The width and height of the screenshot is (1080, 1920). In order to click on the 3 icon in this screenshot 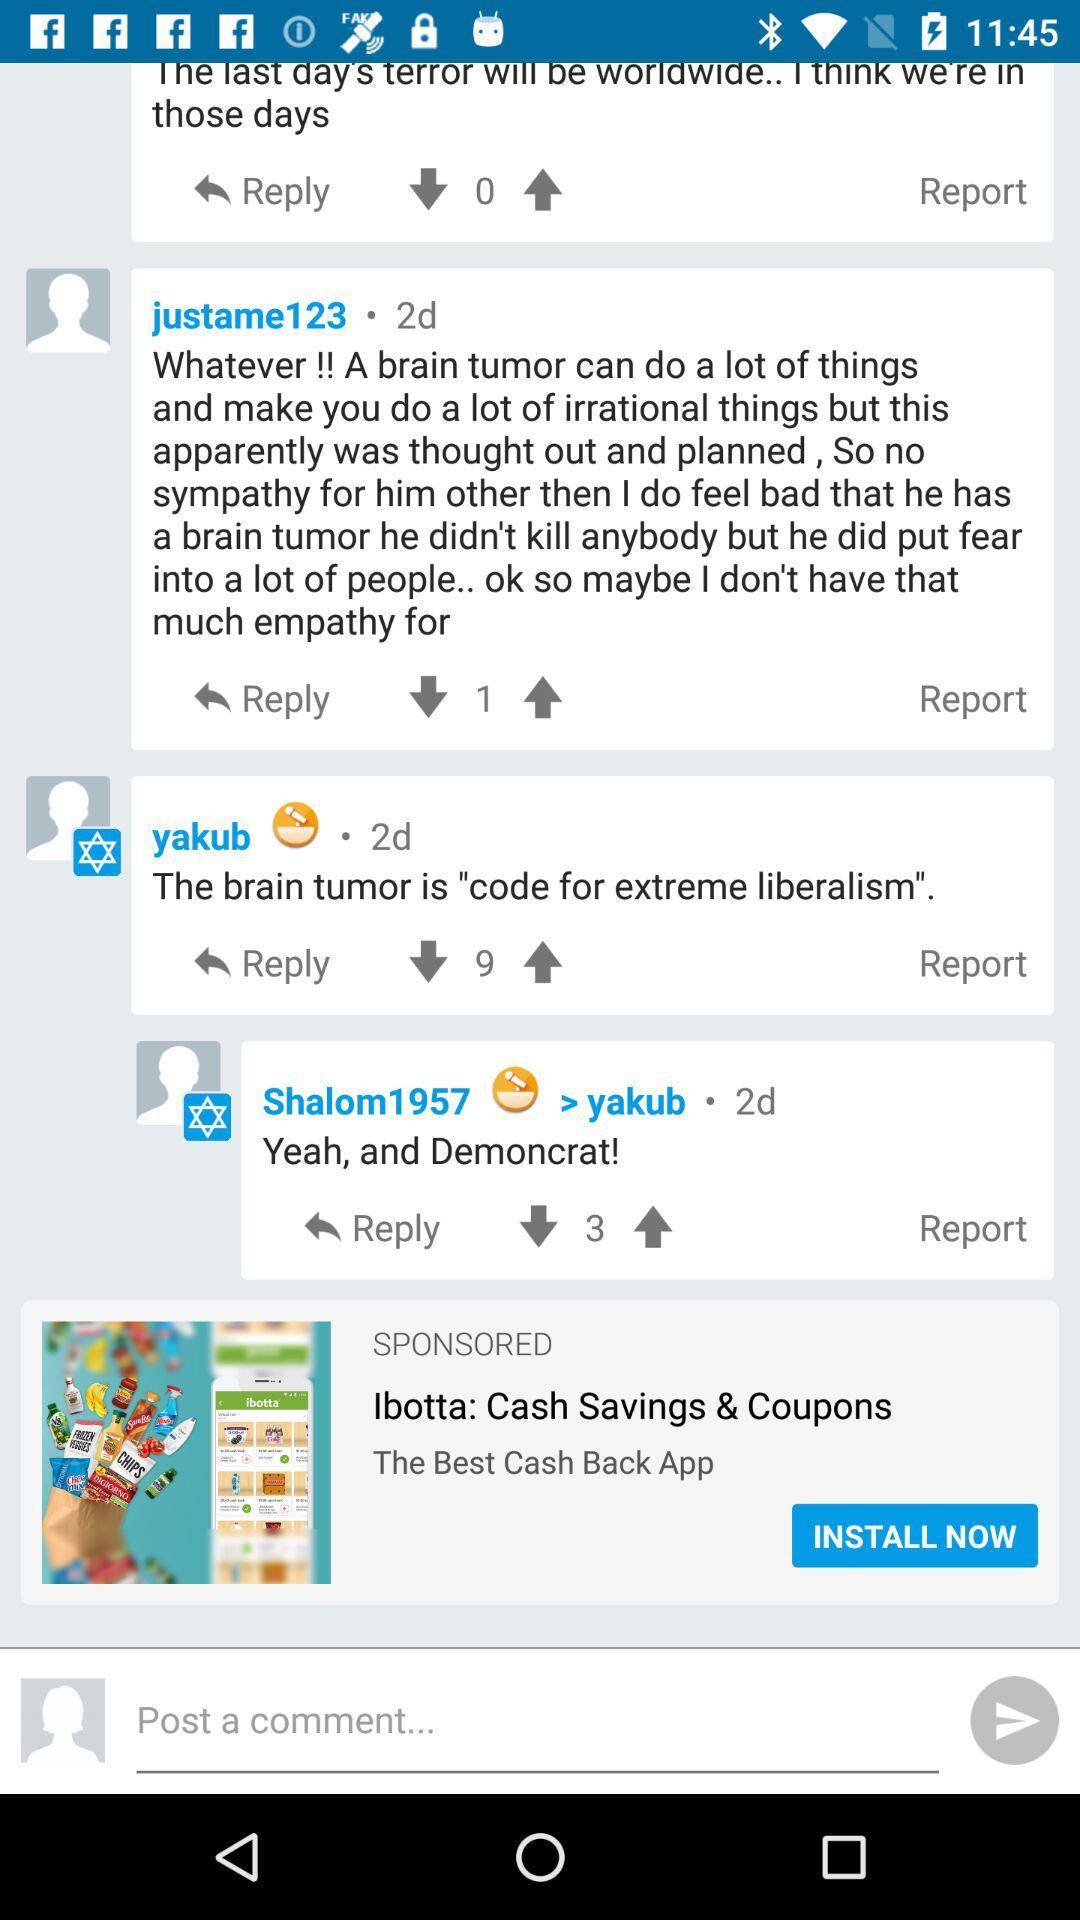, I will do `click(594, 1226)`.